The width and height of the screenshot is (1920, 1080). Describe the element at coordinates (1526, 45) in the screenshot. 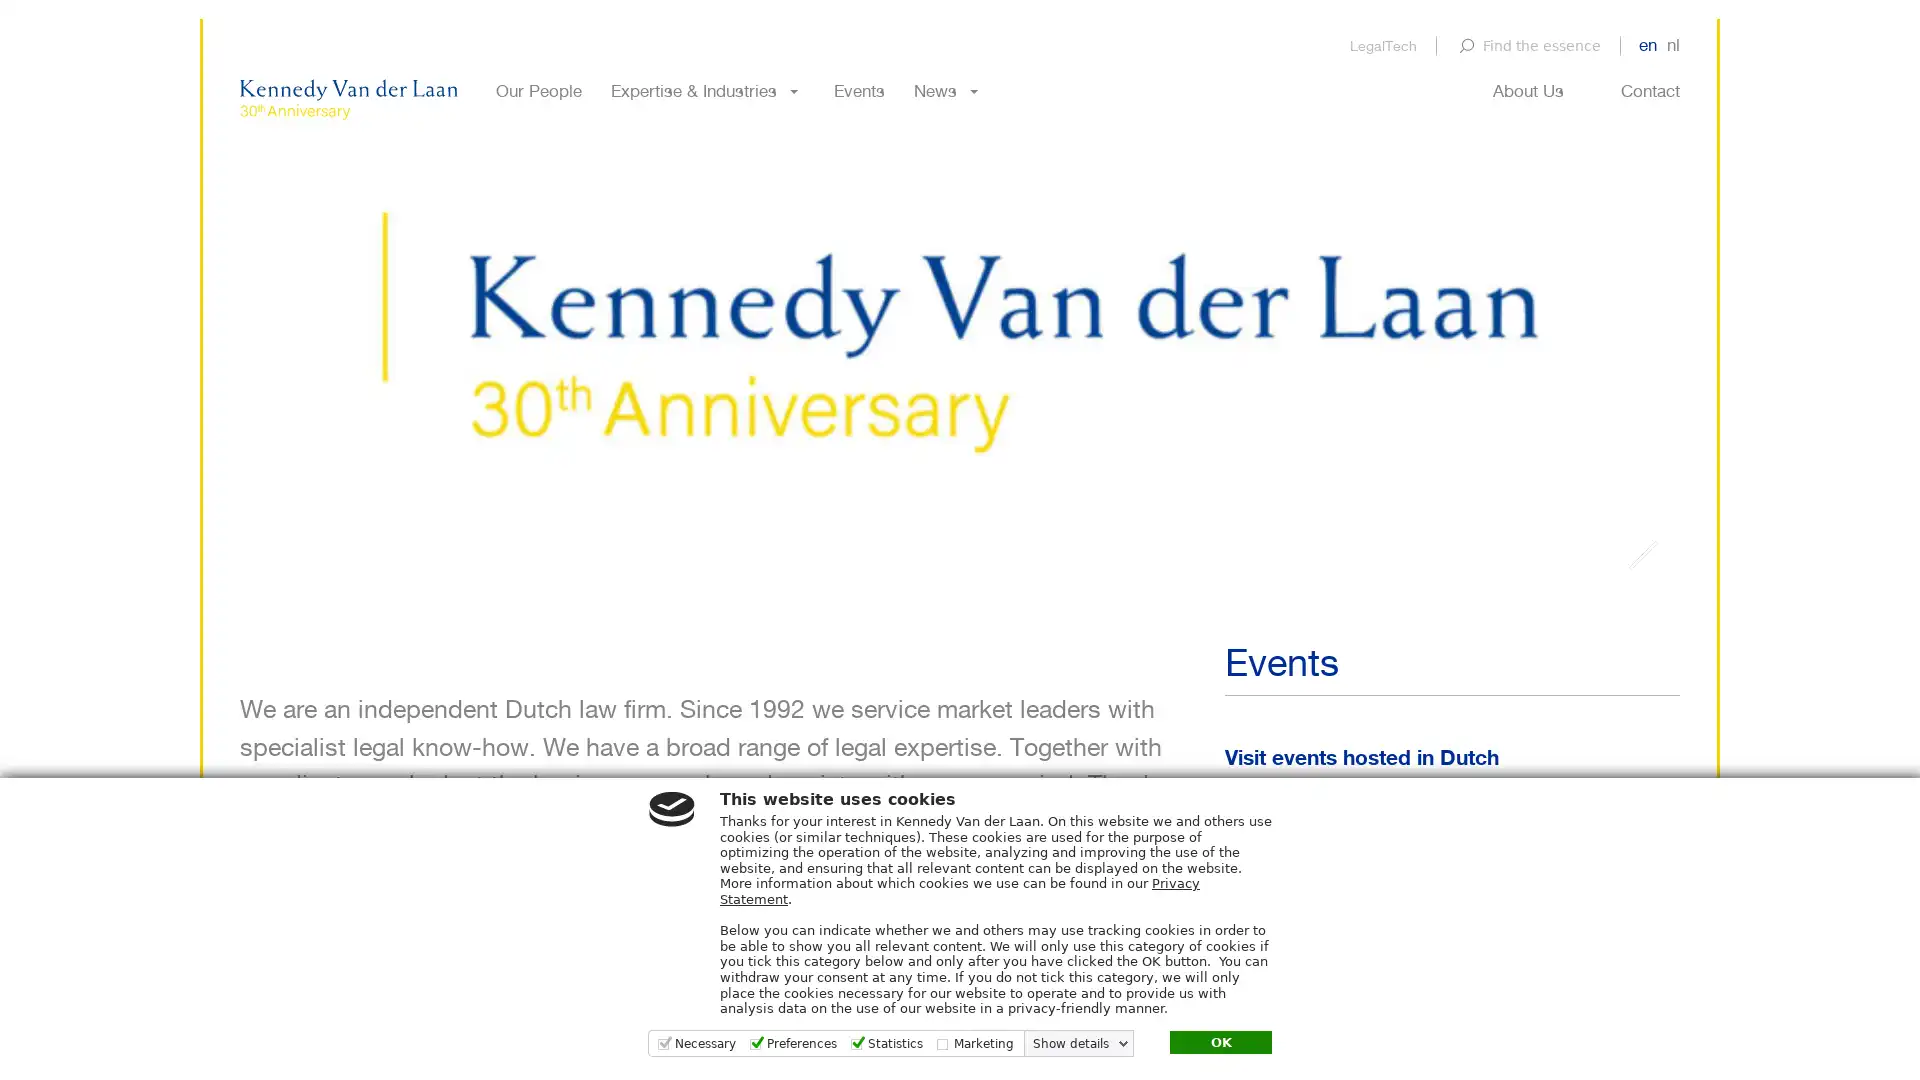

I see `Find the essence` at that location.